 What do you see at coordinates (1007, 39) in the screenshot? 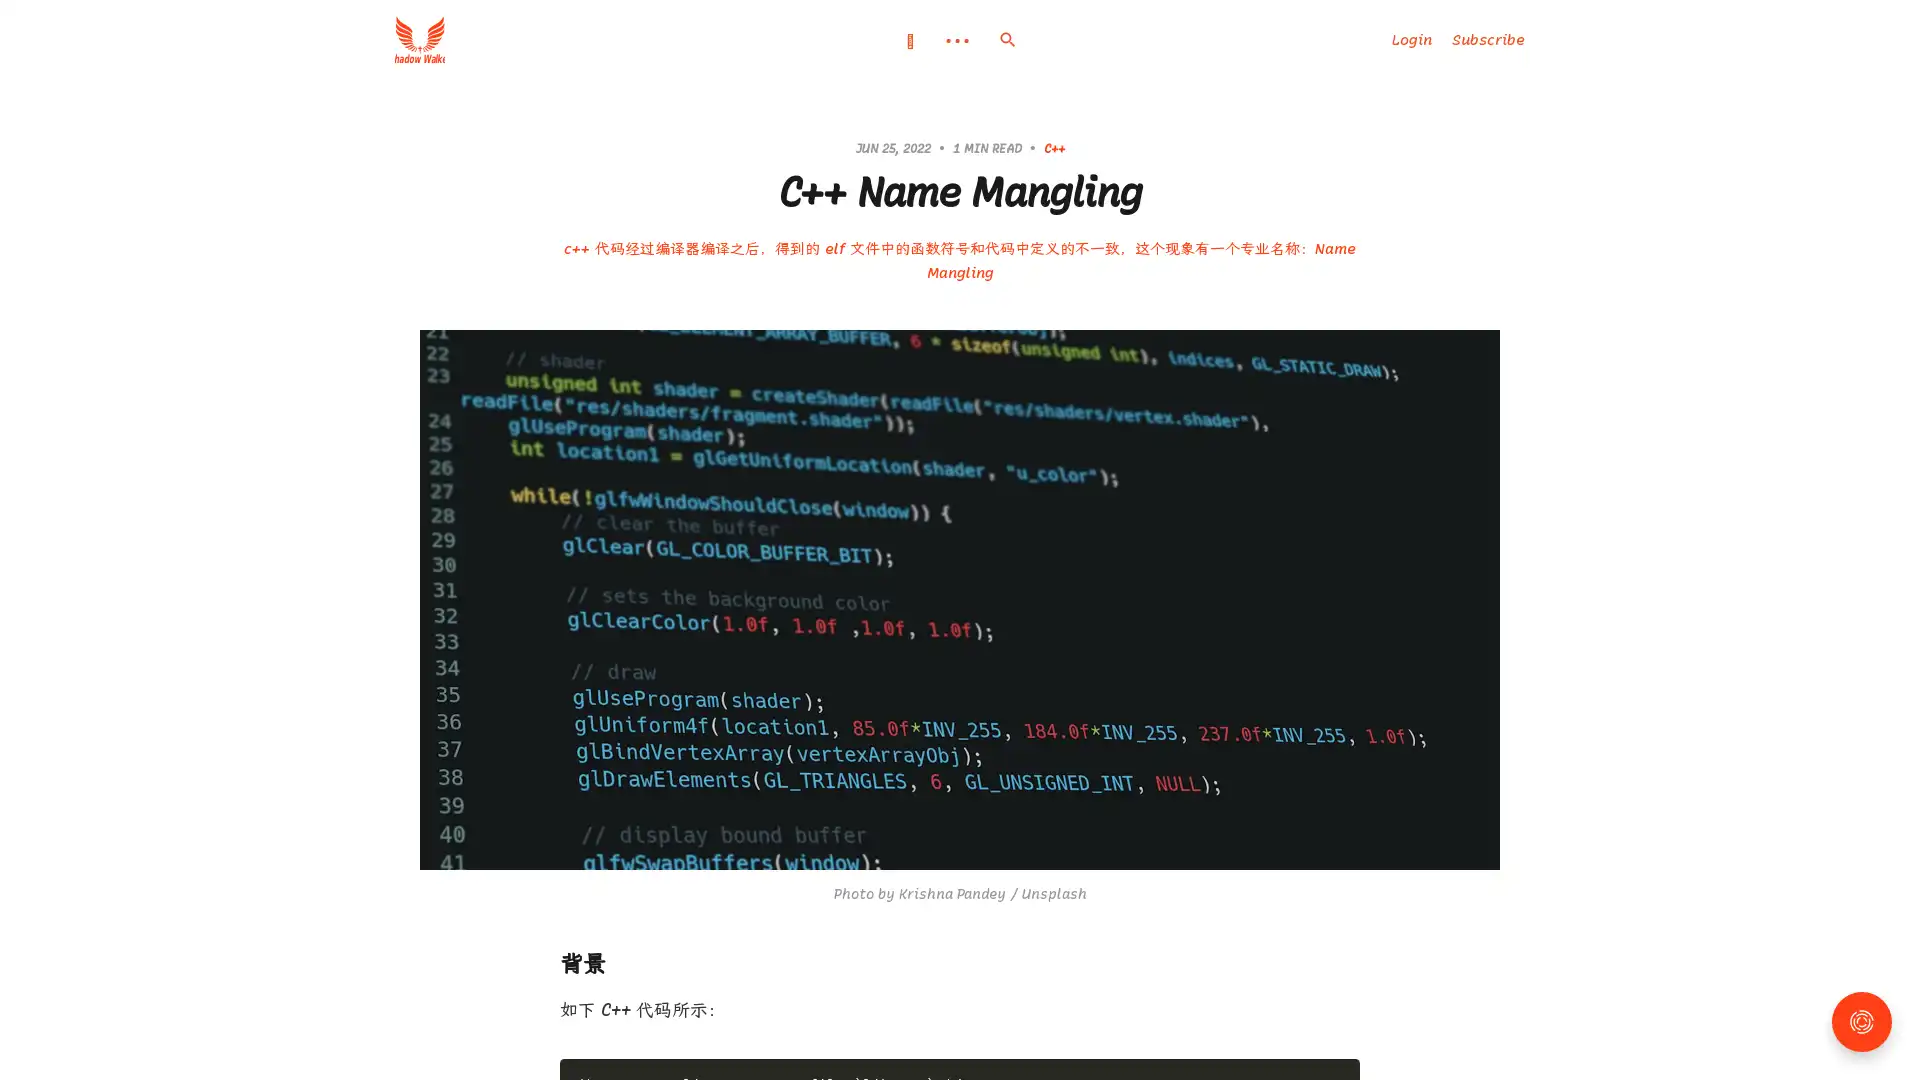
I see `Search` at bounding box center [1007, 39].